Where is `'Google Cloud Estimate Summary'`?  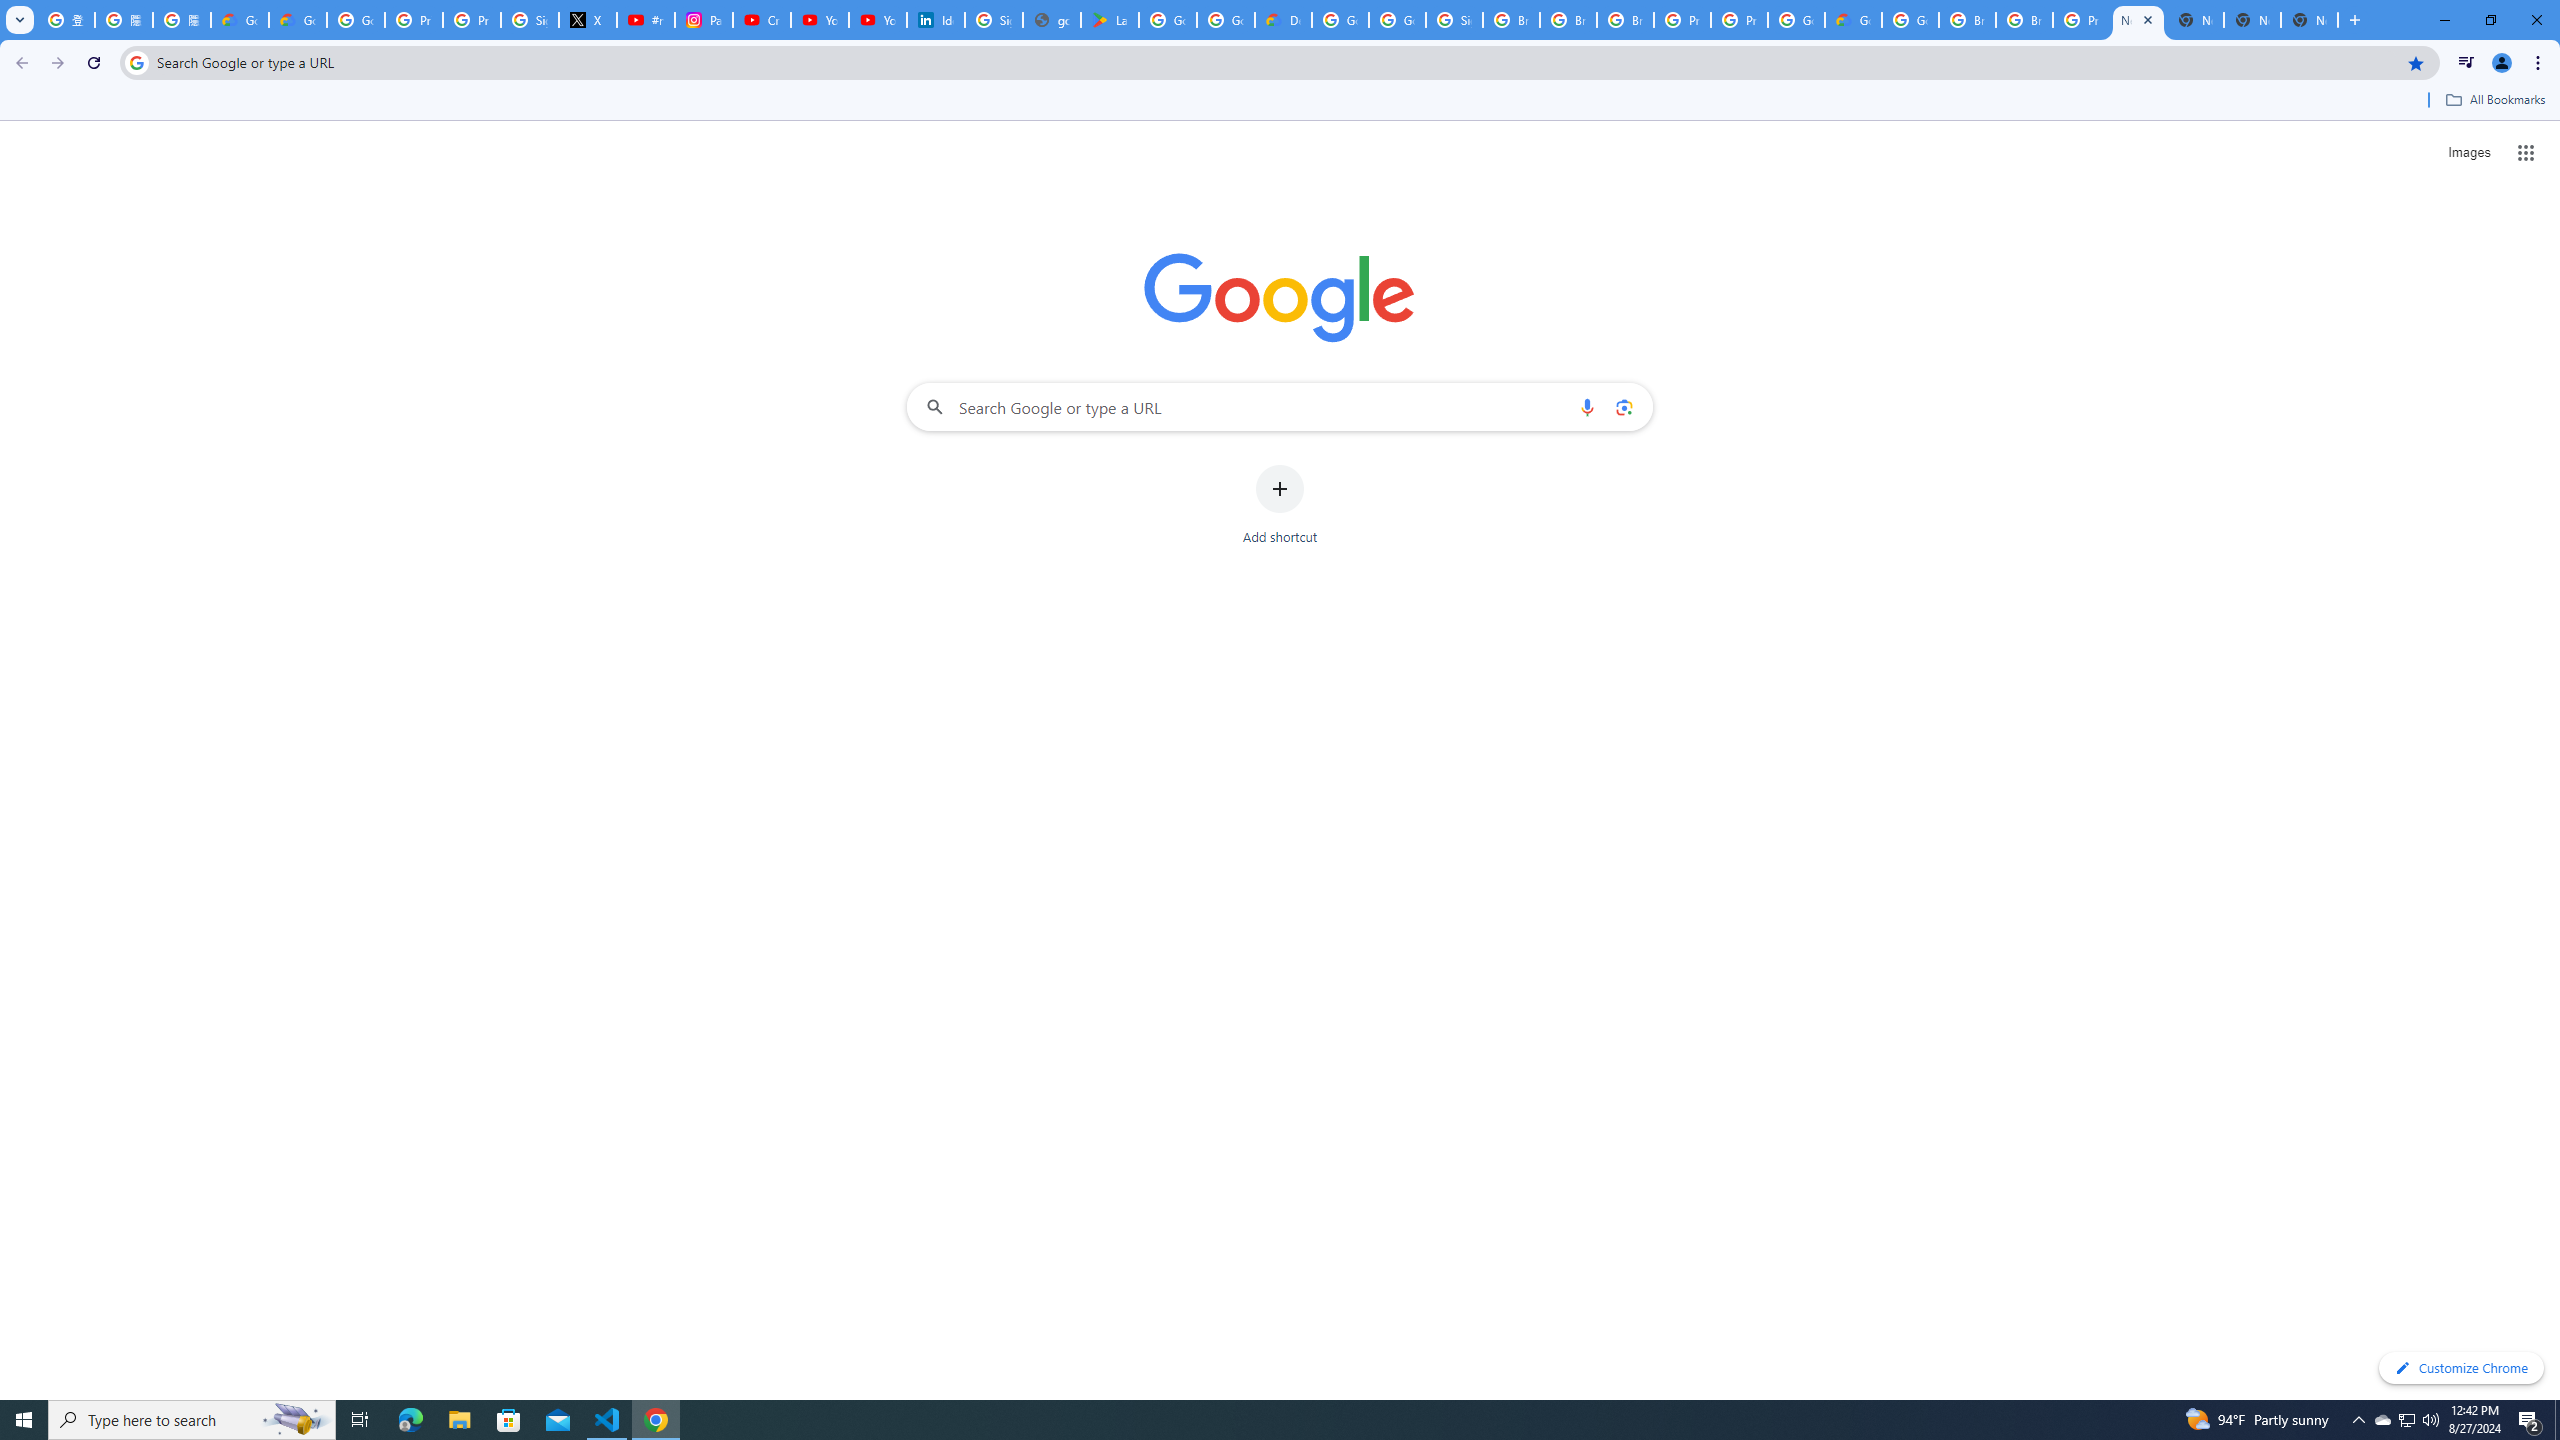 'Google Cloud Estimate Summary' is located at coordinates (1852, 19).